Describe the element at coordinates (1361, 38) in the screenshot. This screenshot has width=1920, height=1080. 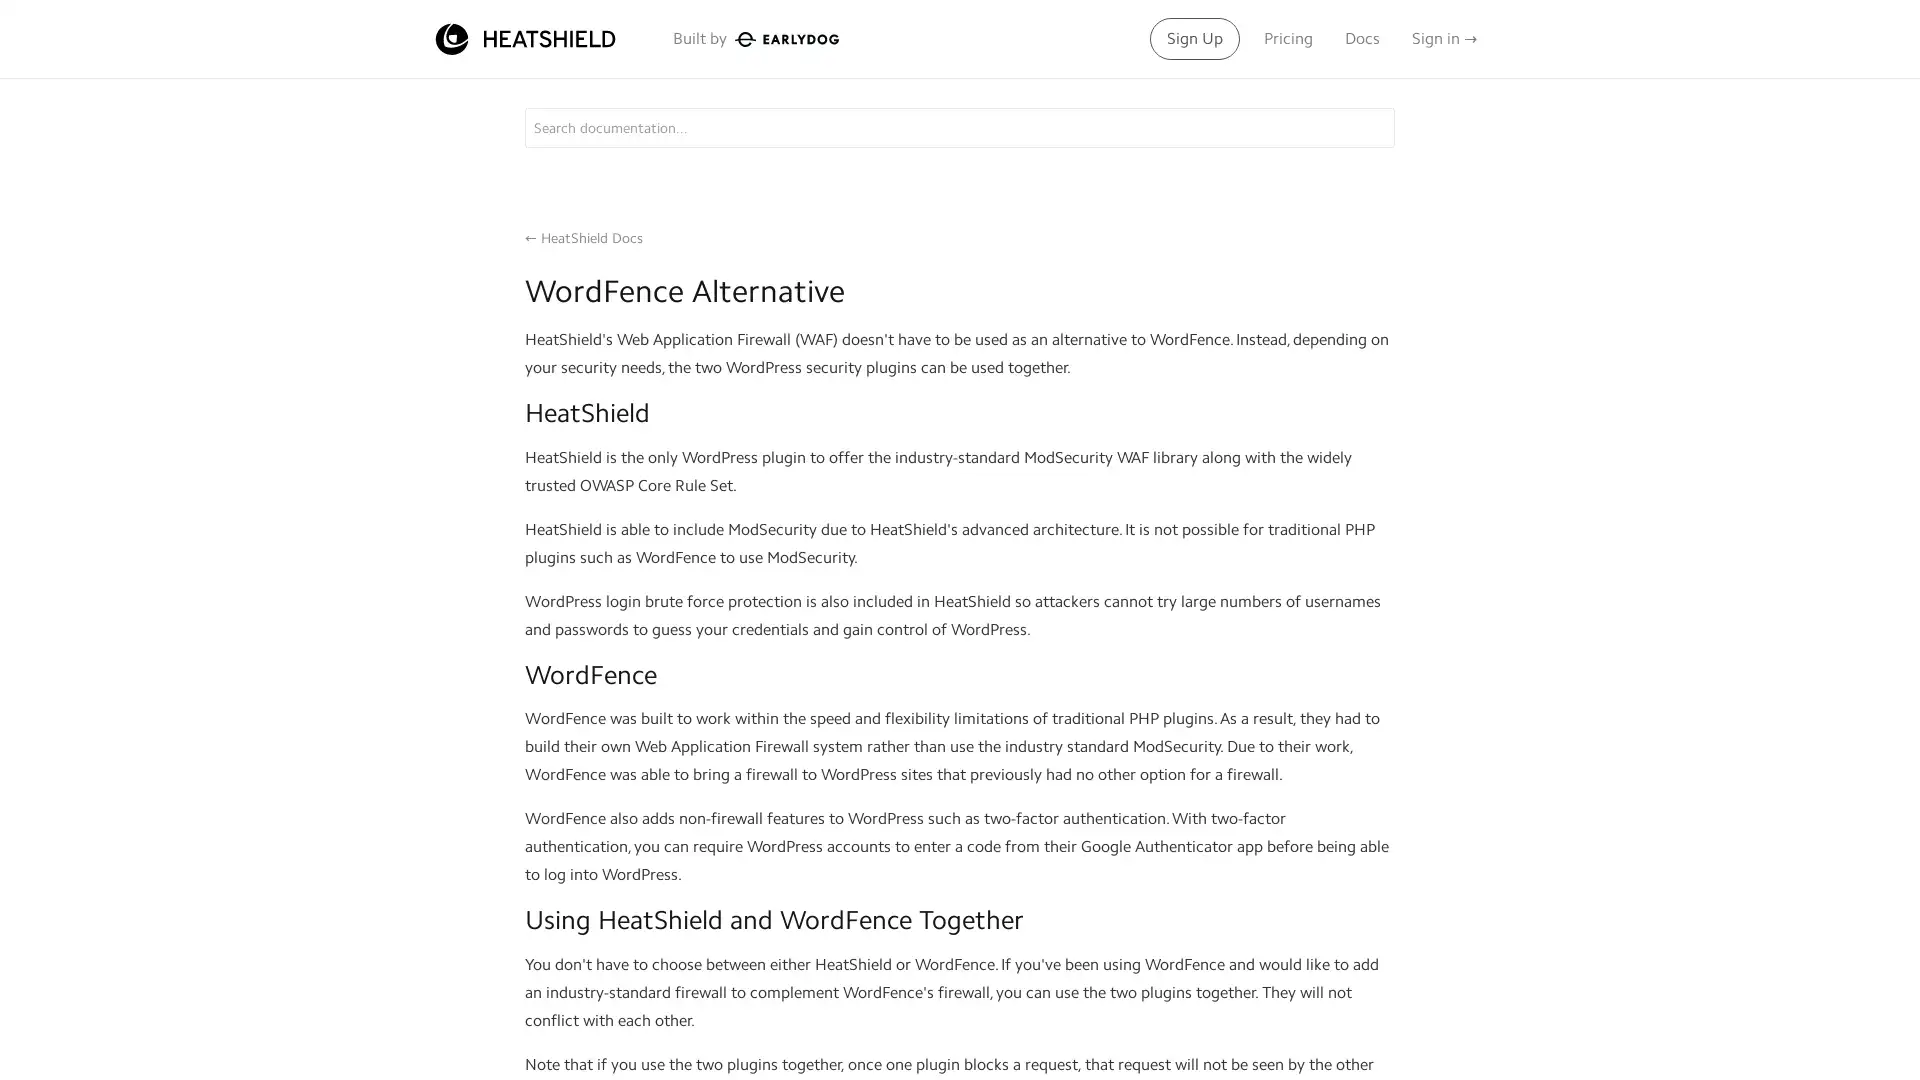
I see `Docs` at that location.